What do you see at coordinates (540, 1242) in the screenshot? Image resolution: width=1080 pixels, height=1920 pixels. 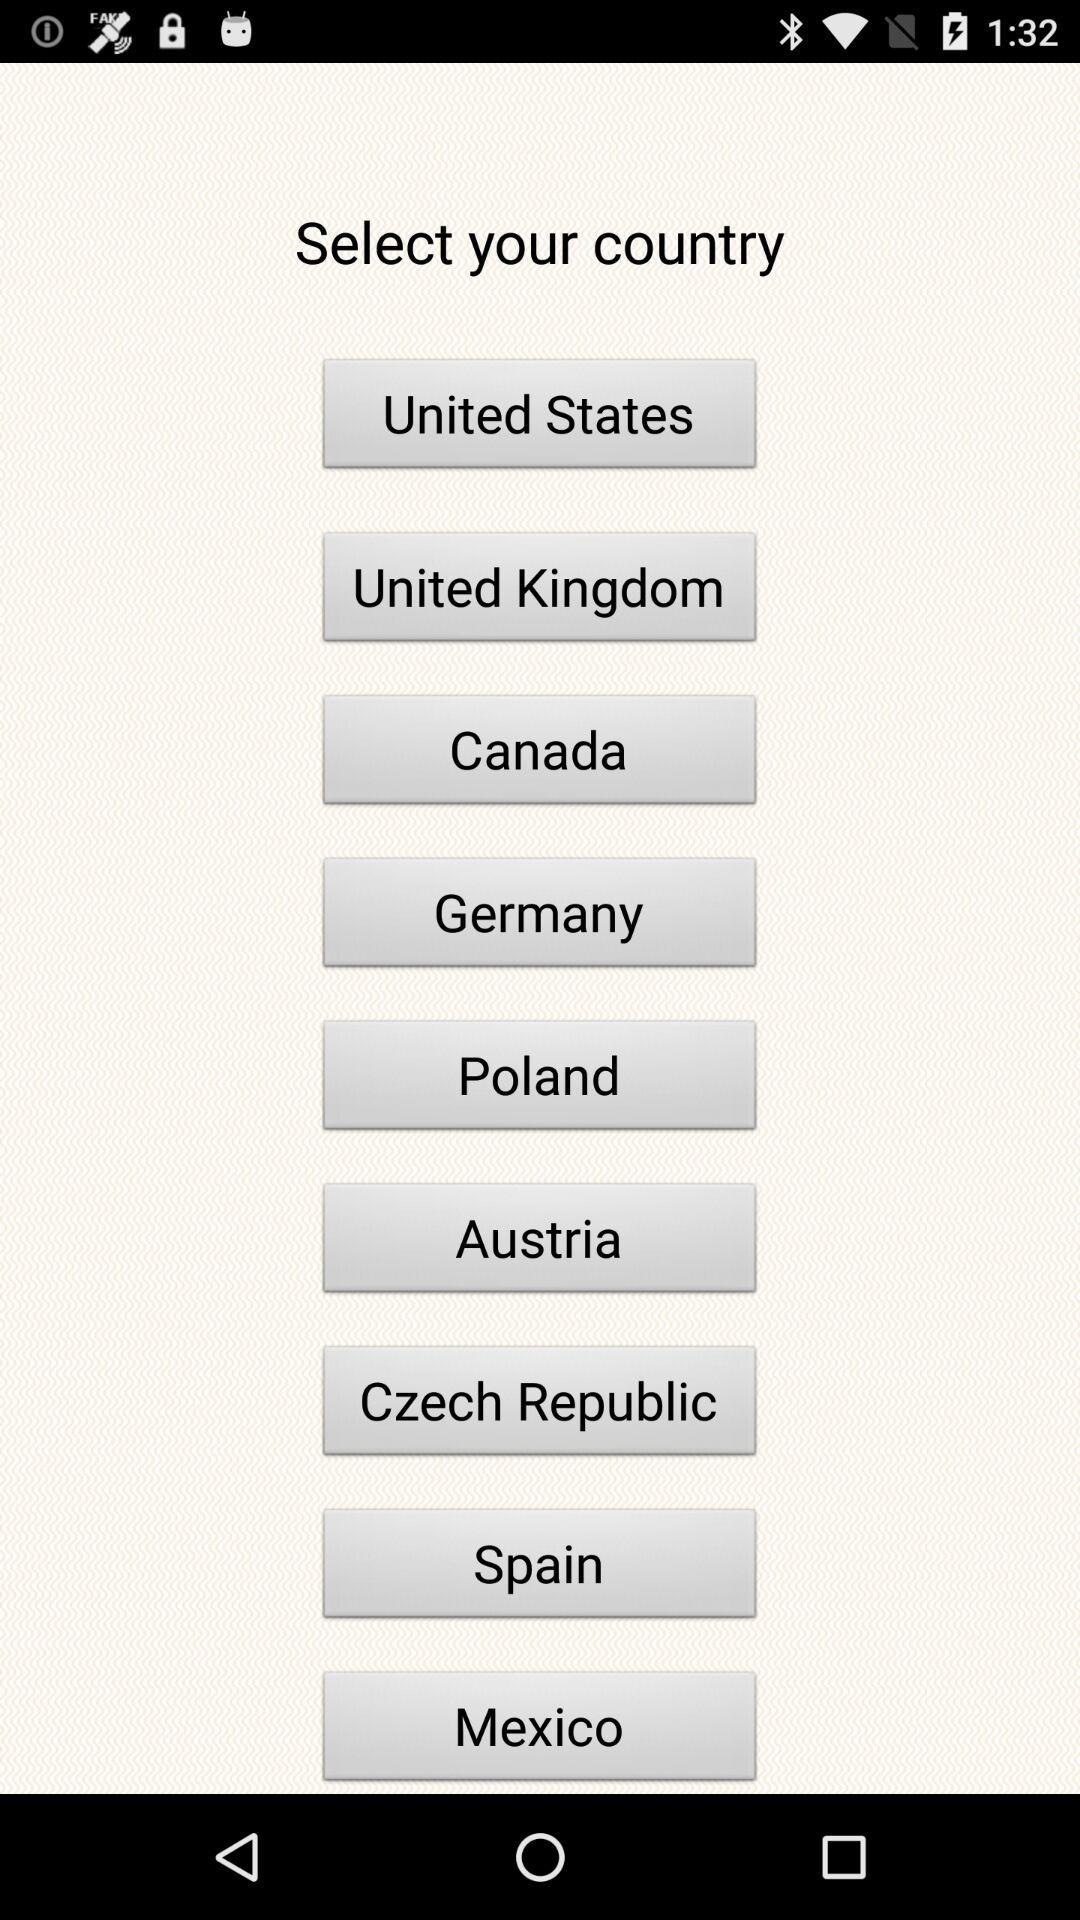 I see `the item above the czech republic` at bounding box center [540, 1242].